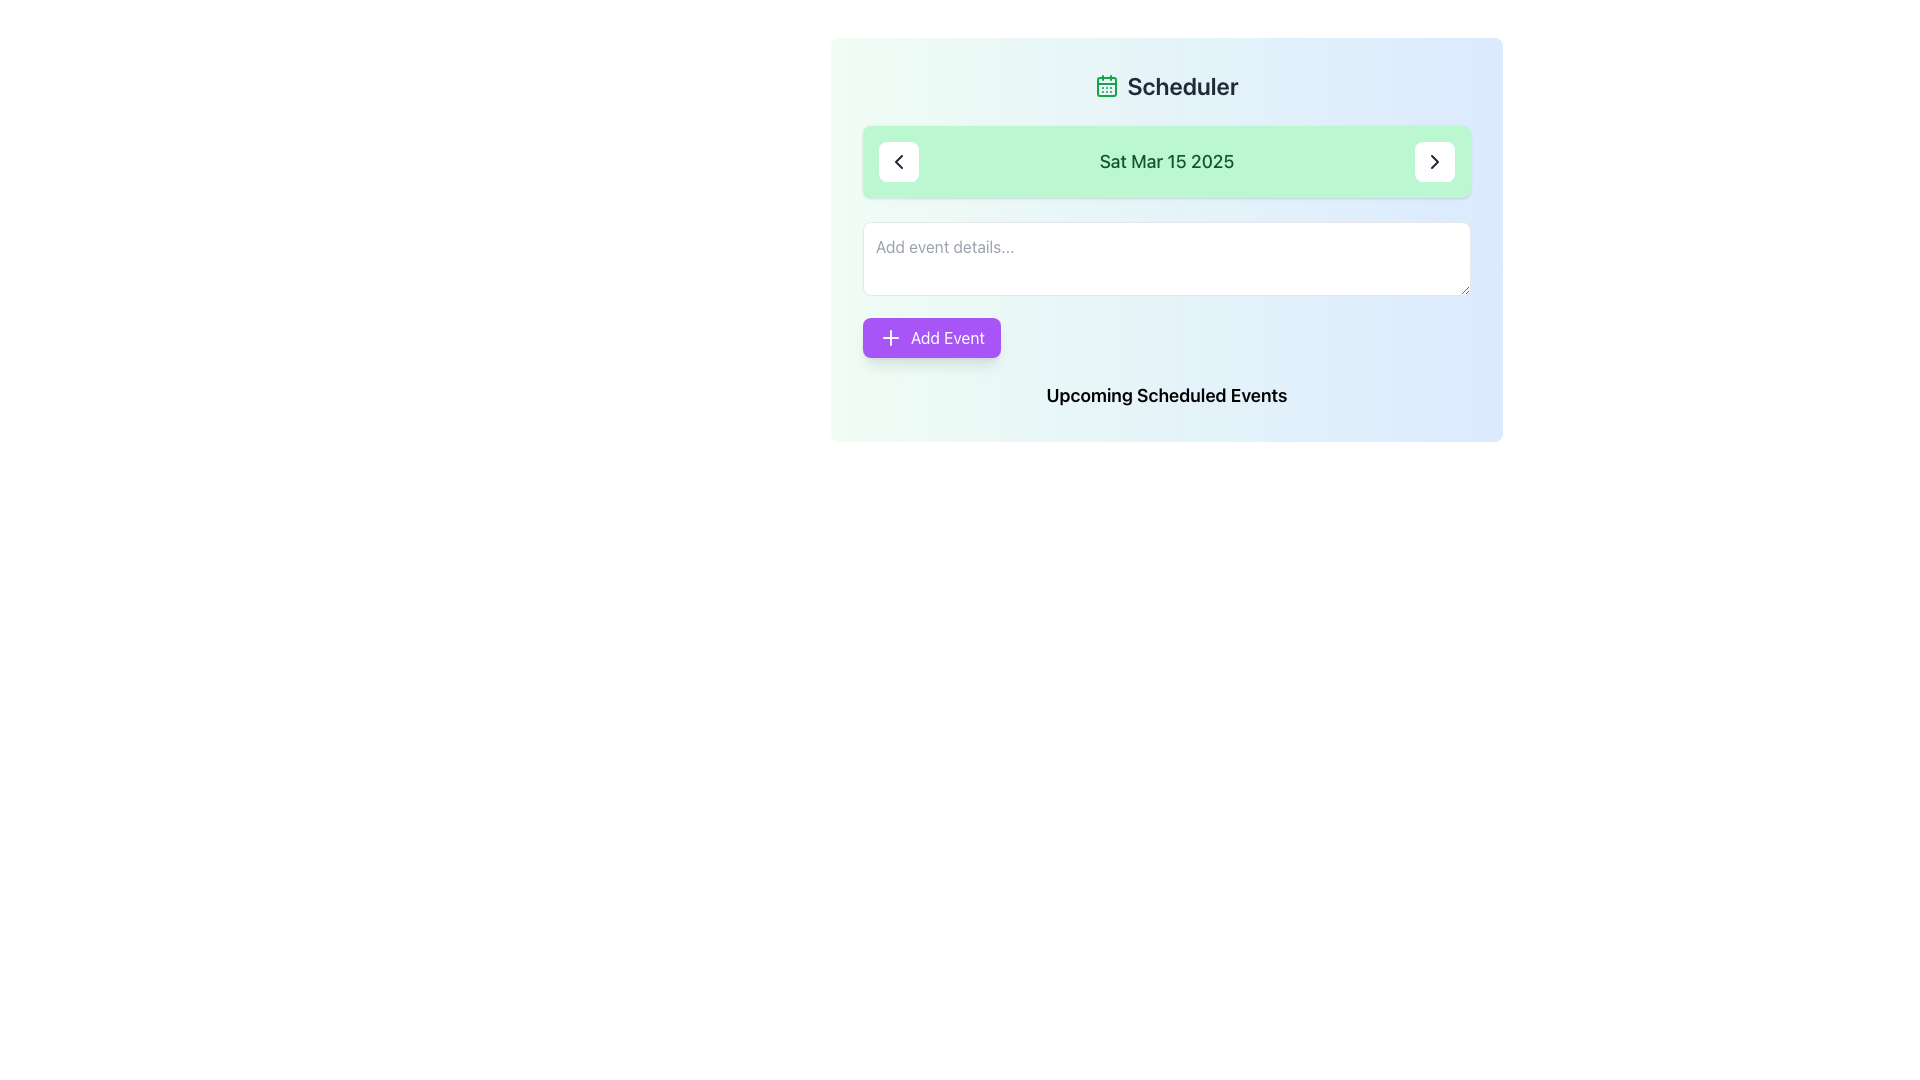 The width and height of the screenshot is (1920, 1080). Describe the element at coordinates (890, 337) in the screenshot. I see `the addition icon located on the left side of the 'Add Event' button` at that location.